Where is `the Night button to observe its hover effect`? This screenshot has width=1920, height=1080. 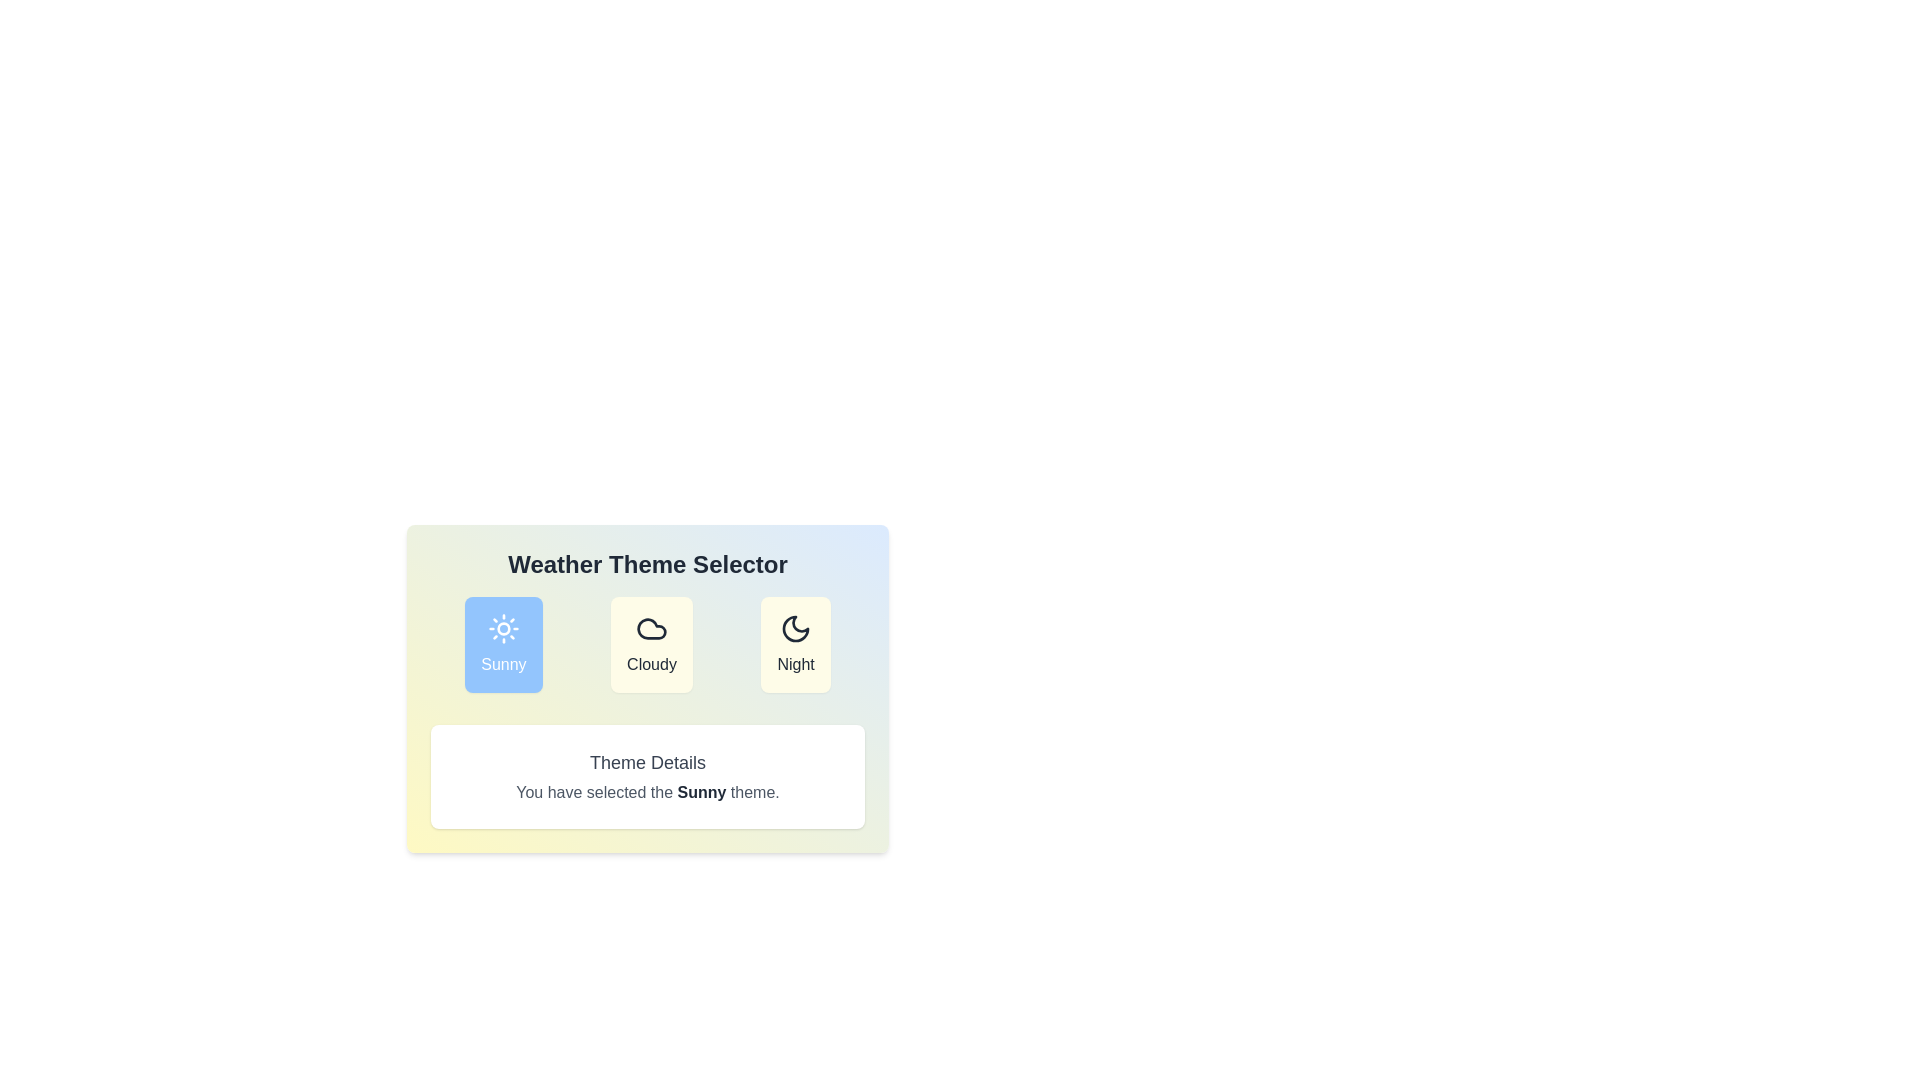 the Night button to observe its hover effect is located at coordinates (795, 644).